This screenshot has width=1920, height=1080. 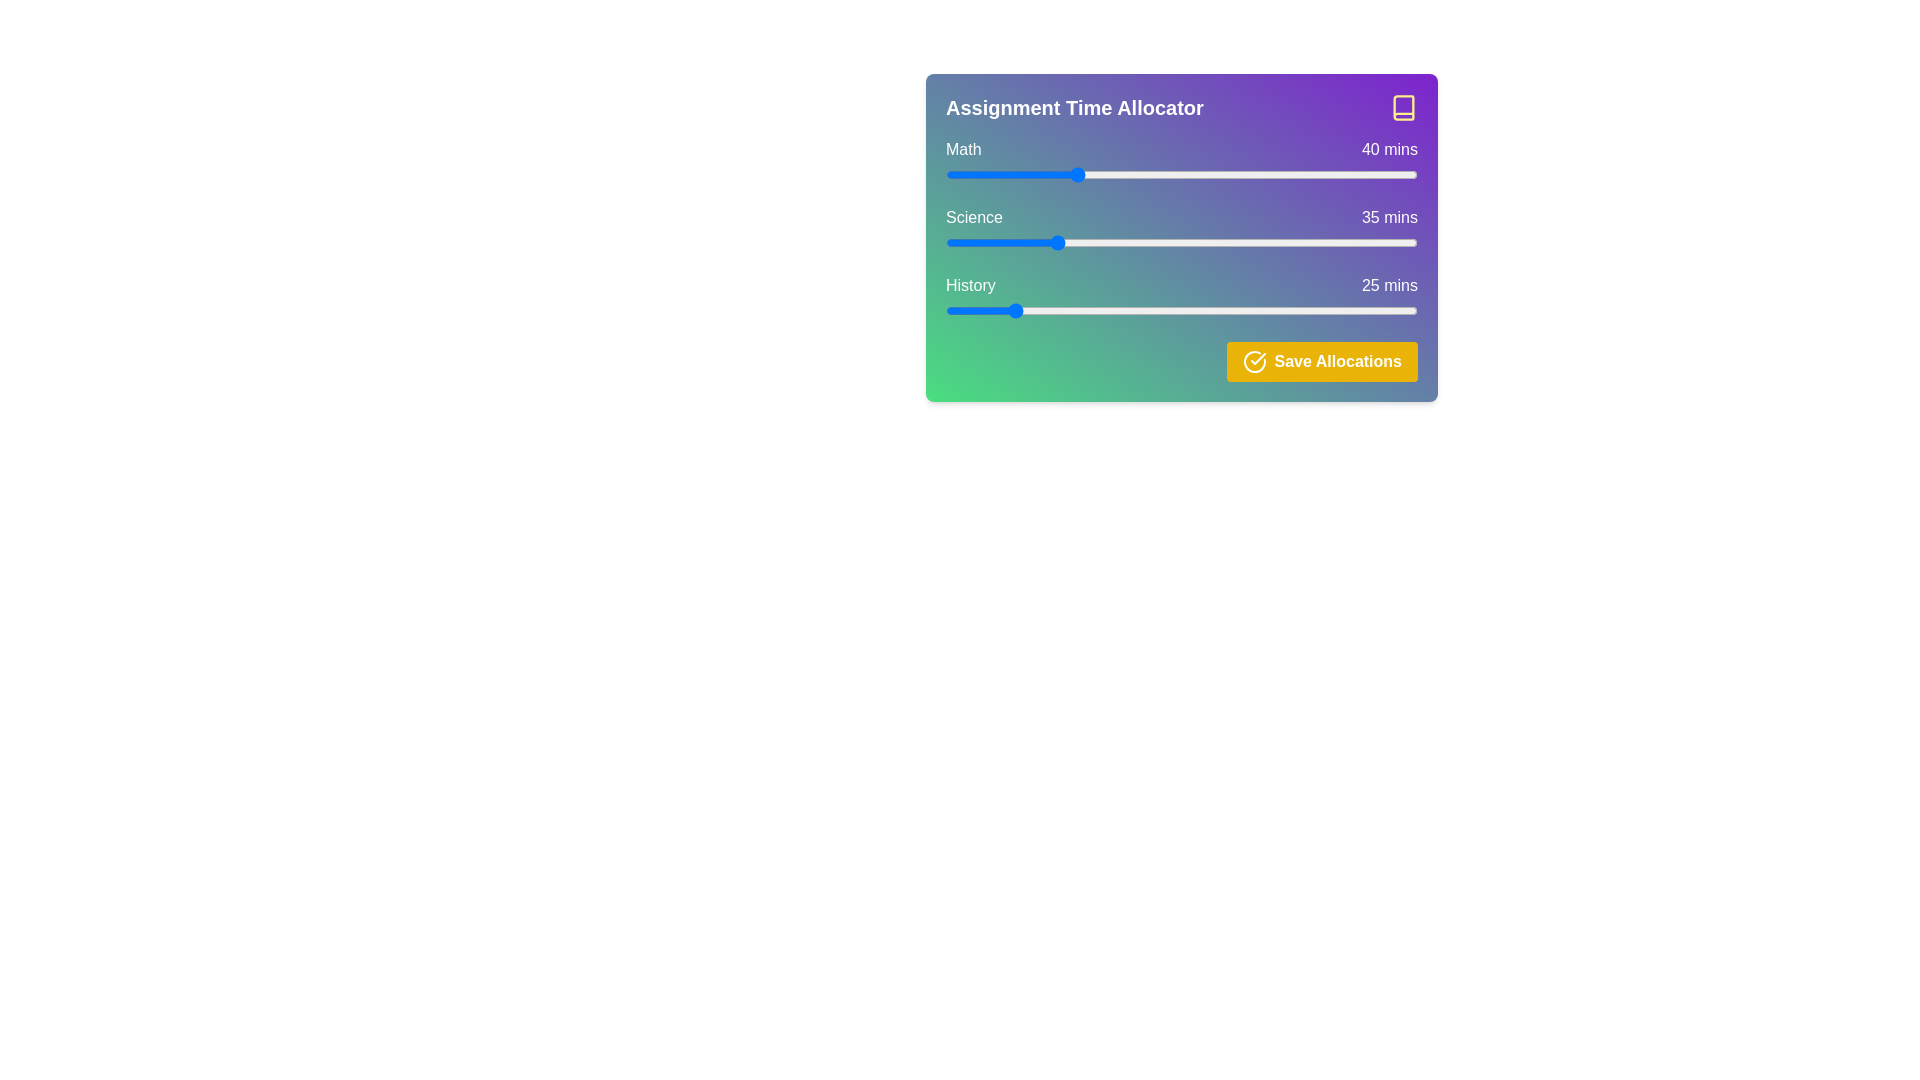 I want to click on the history allocation time, so click(x=1249, y=311).